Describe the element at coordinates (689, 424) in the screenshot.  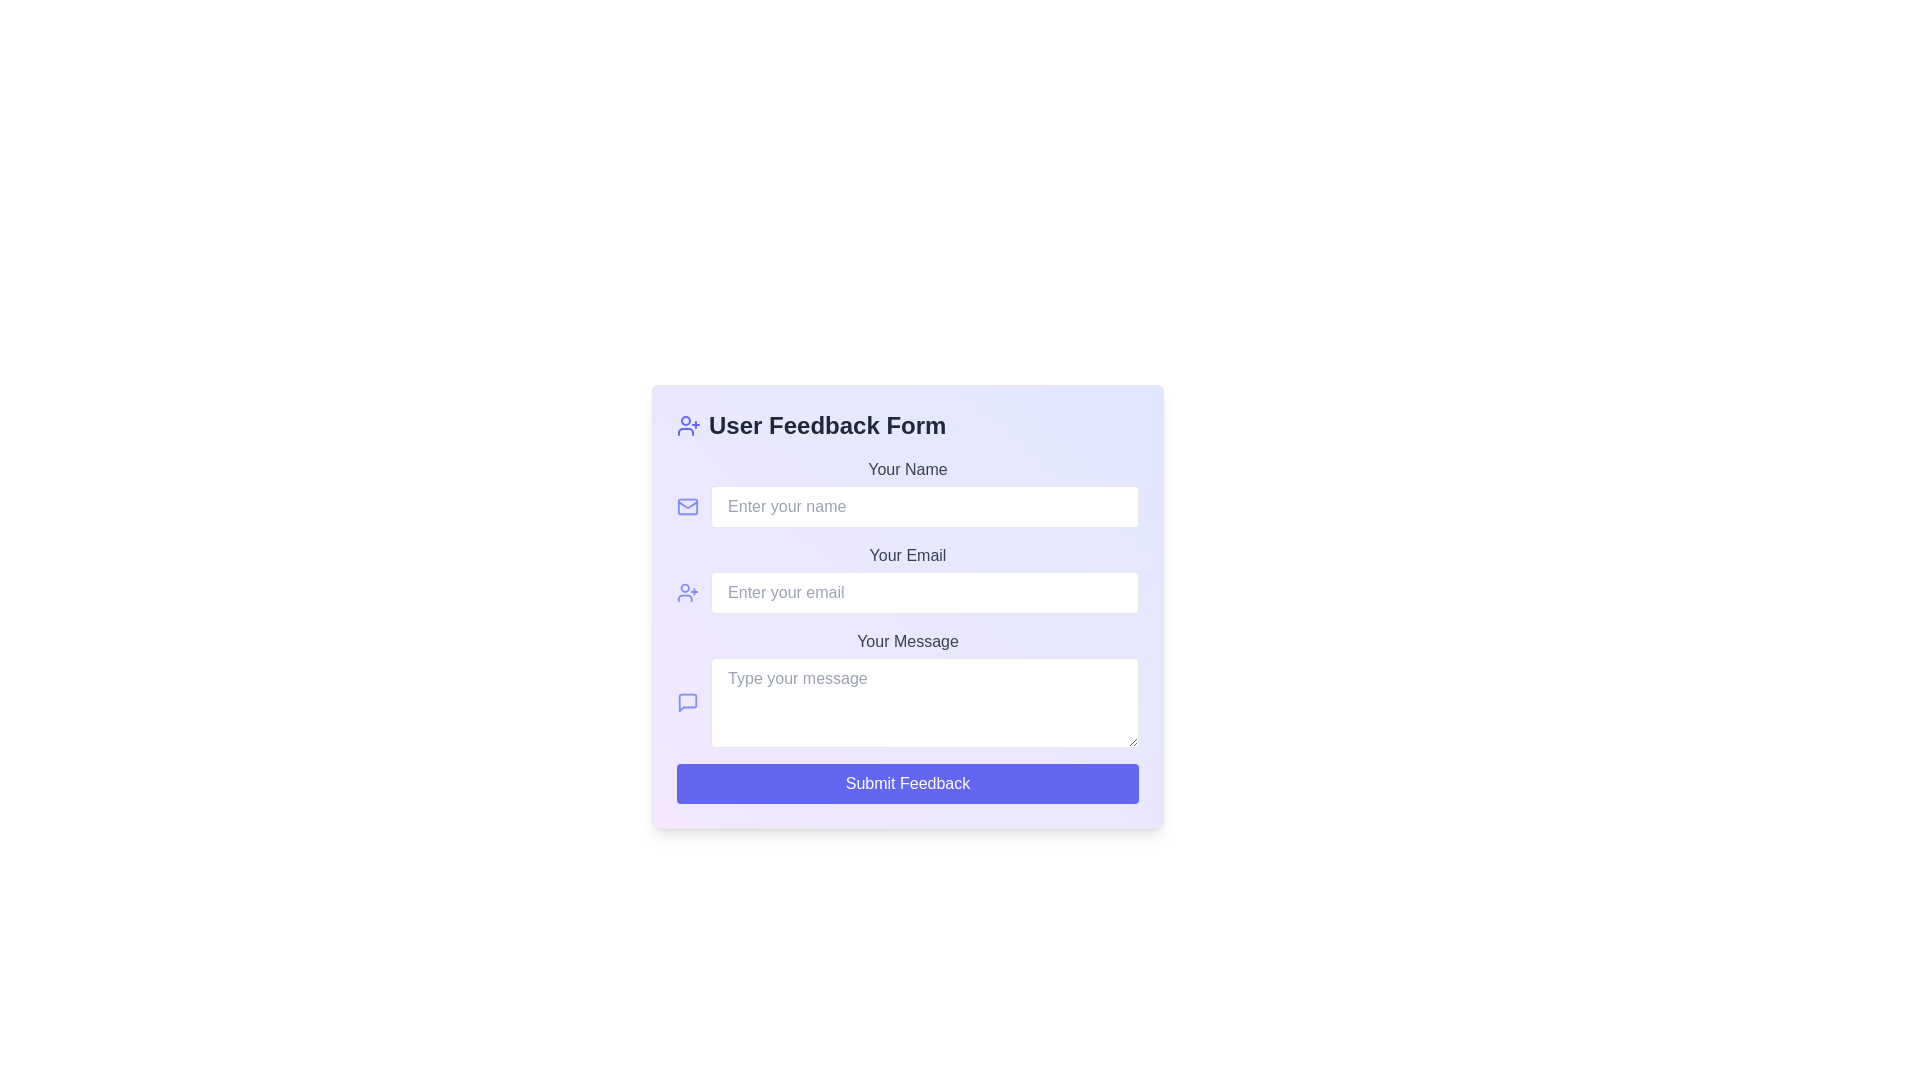
I see `the user-plus icon located to the left of the 'User Feedback Form' text` at that location.